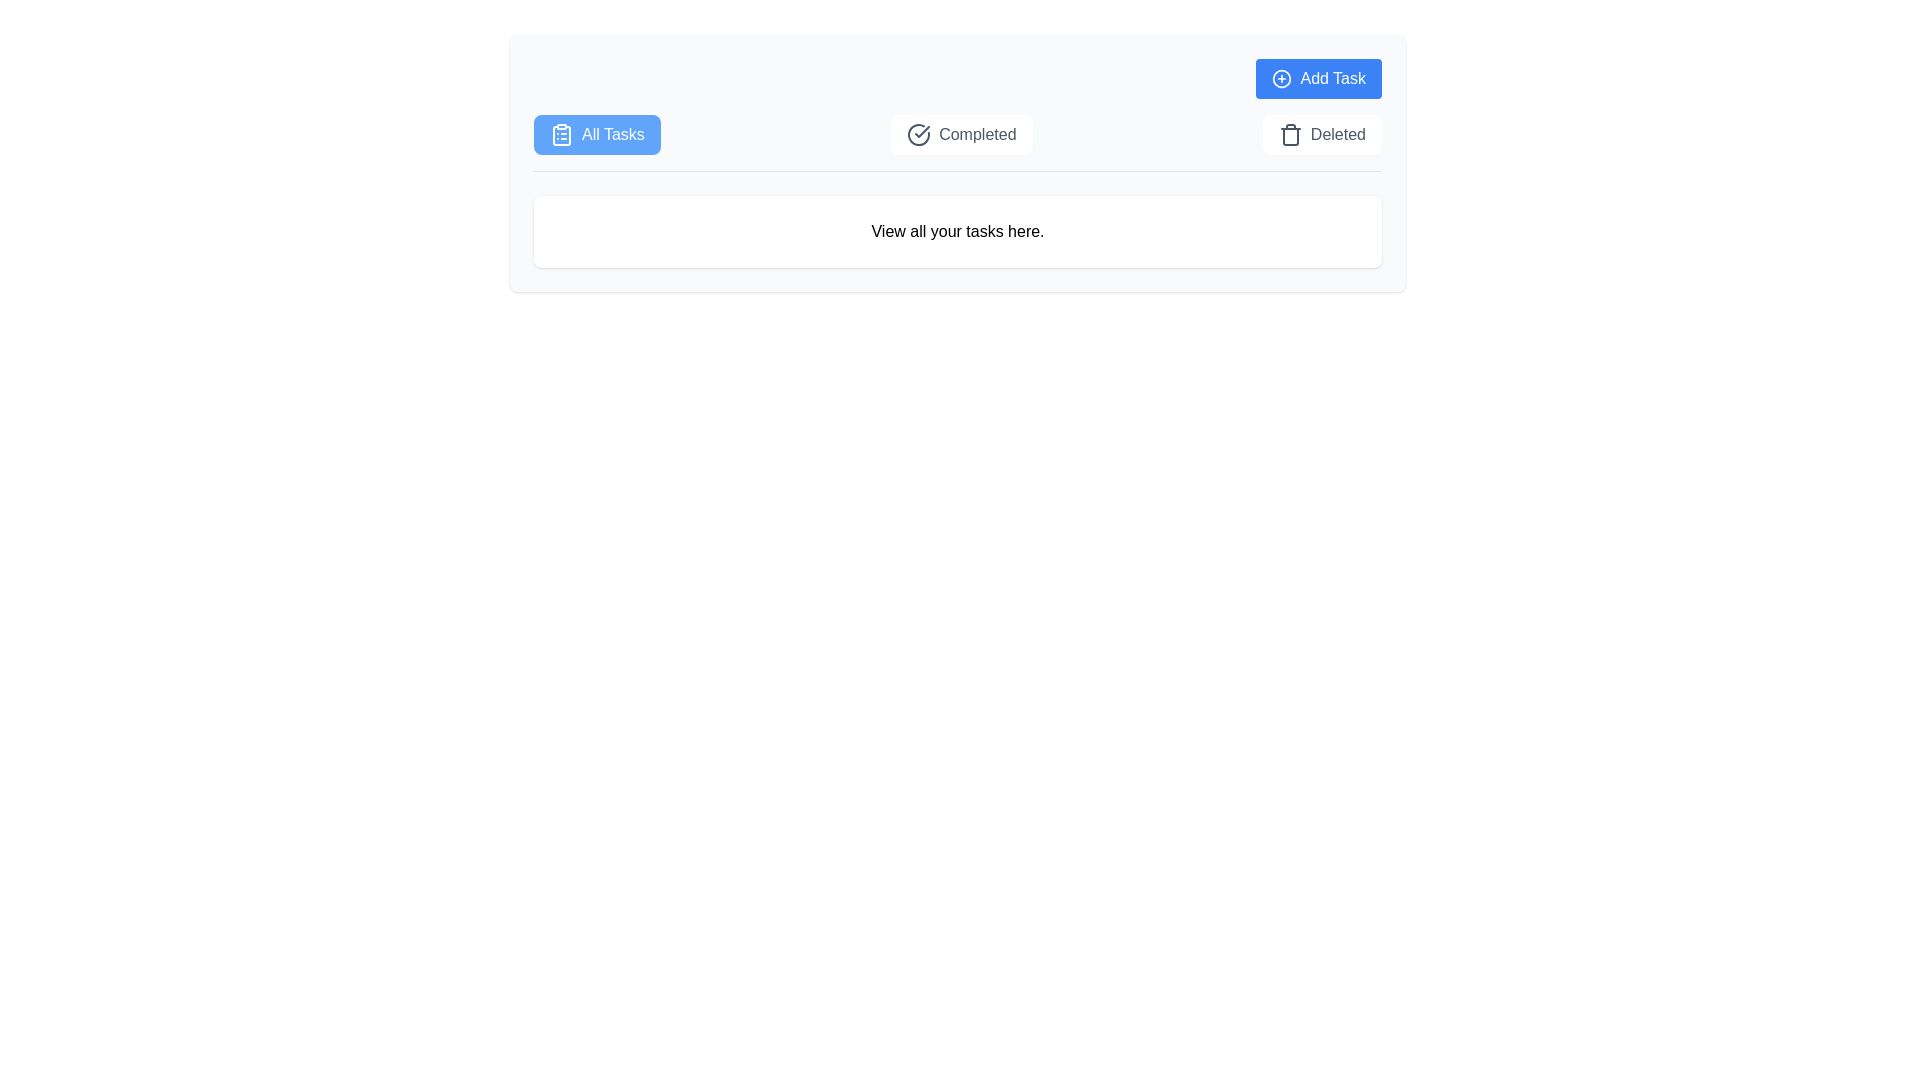 Image resolution: width=1920 pixels, height=1080 pixels. What do you see at coordinates (977, 135) in the screenshot?
I see `the status label indicating 'Completed', which is located to the right within a button-like component at the top section of the interface` at bounding box center [977, 135].